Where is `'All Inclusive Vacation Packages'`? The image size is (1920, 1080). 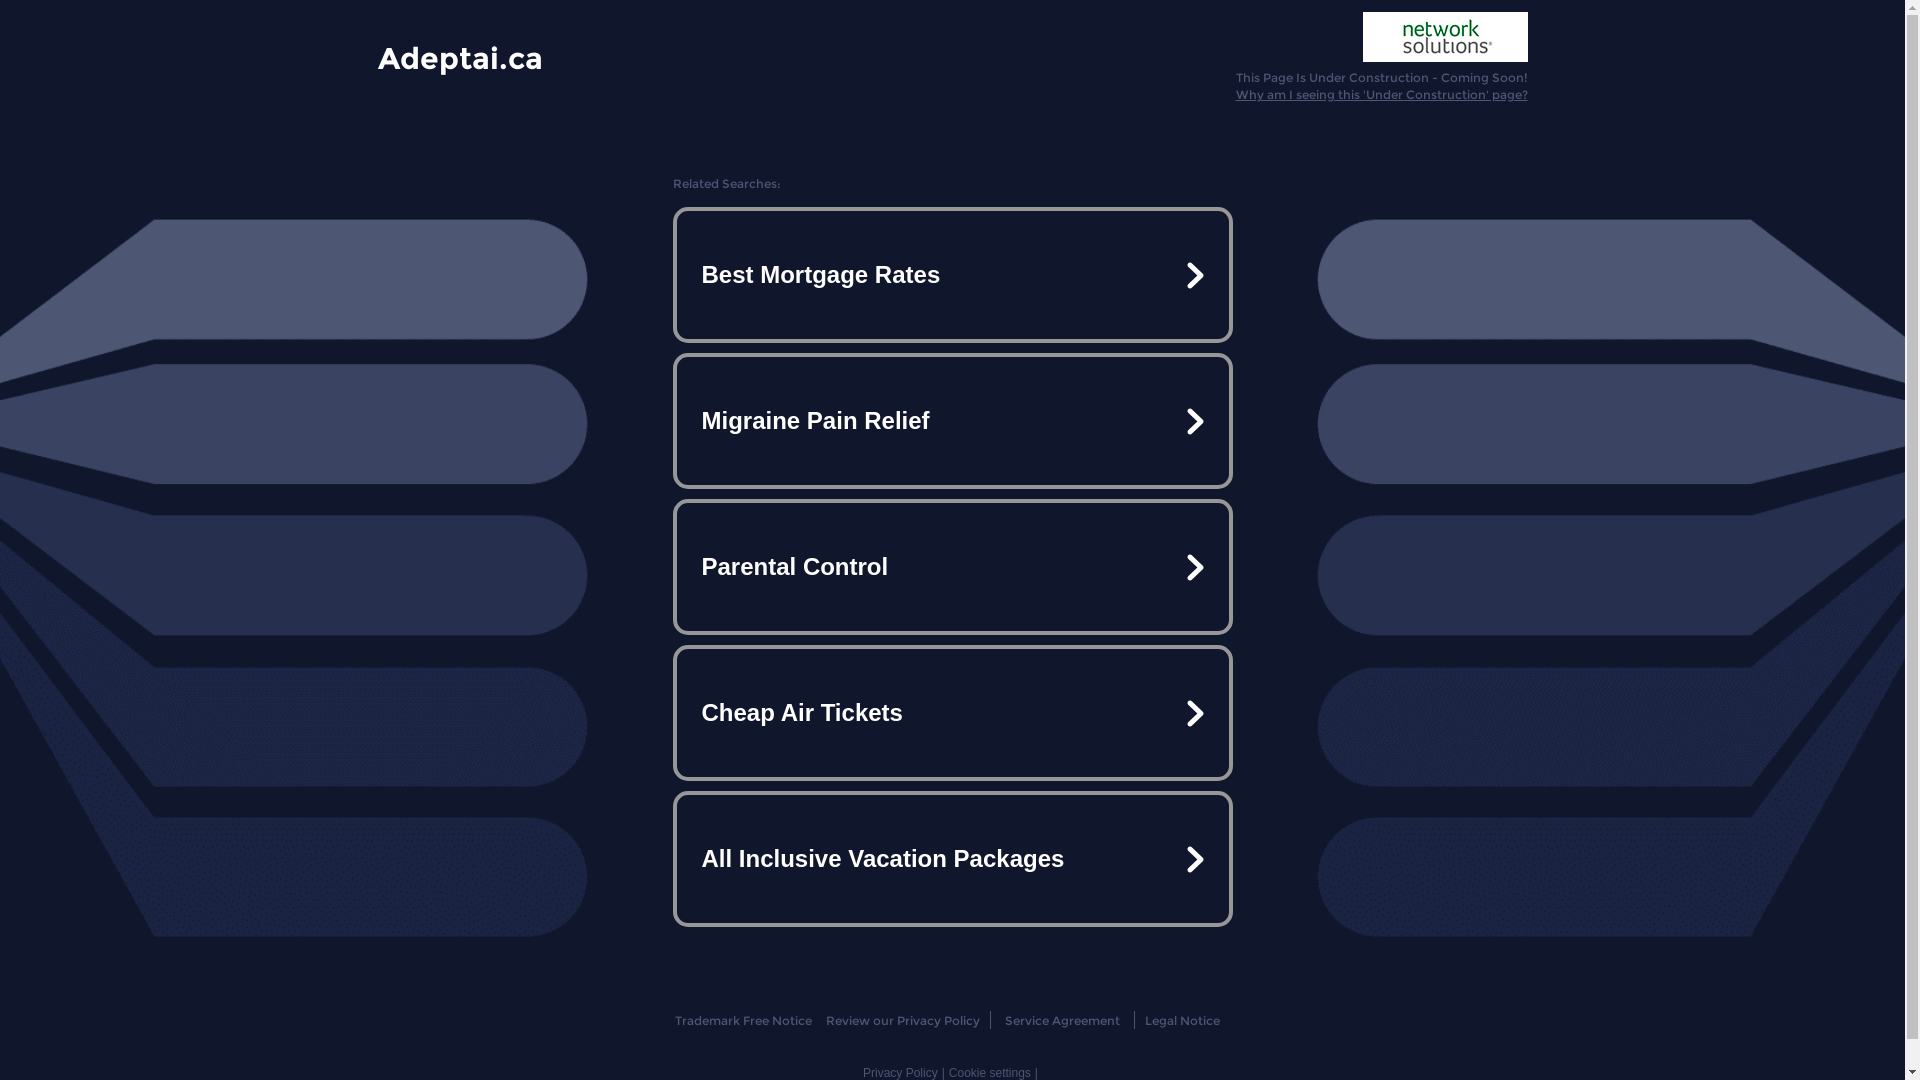 'All Inclusive Vacation Packages' is located at coordinates (950, 858).